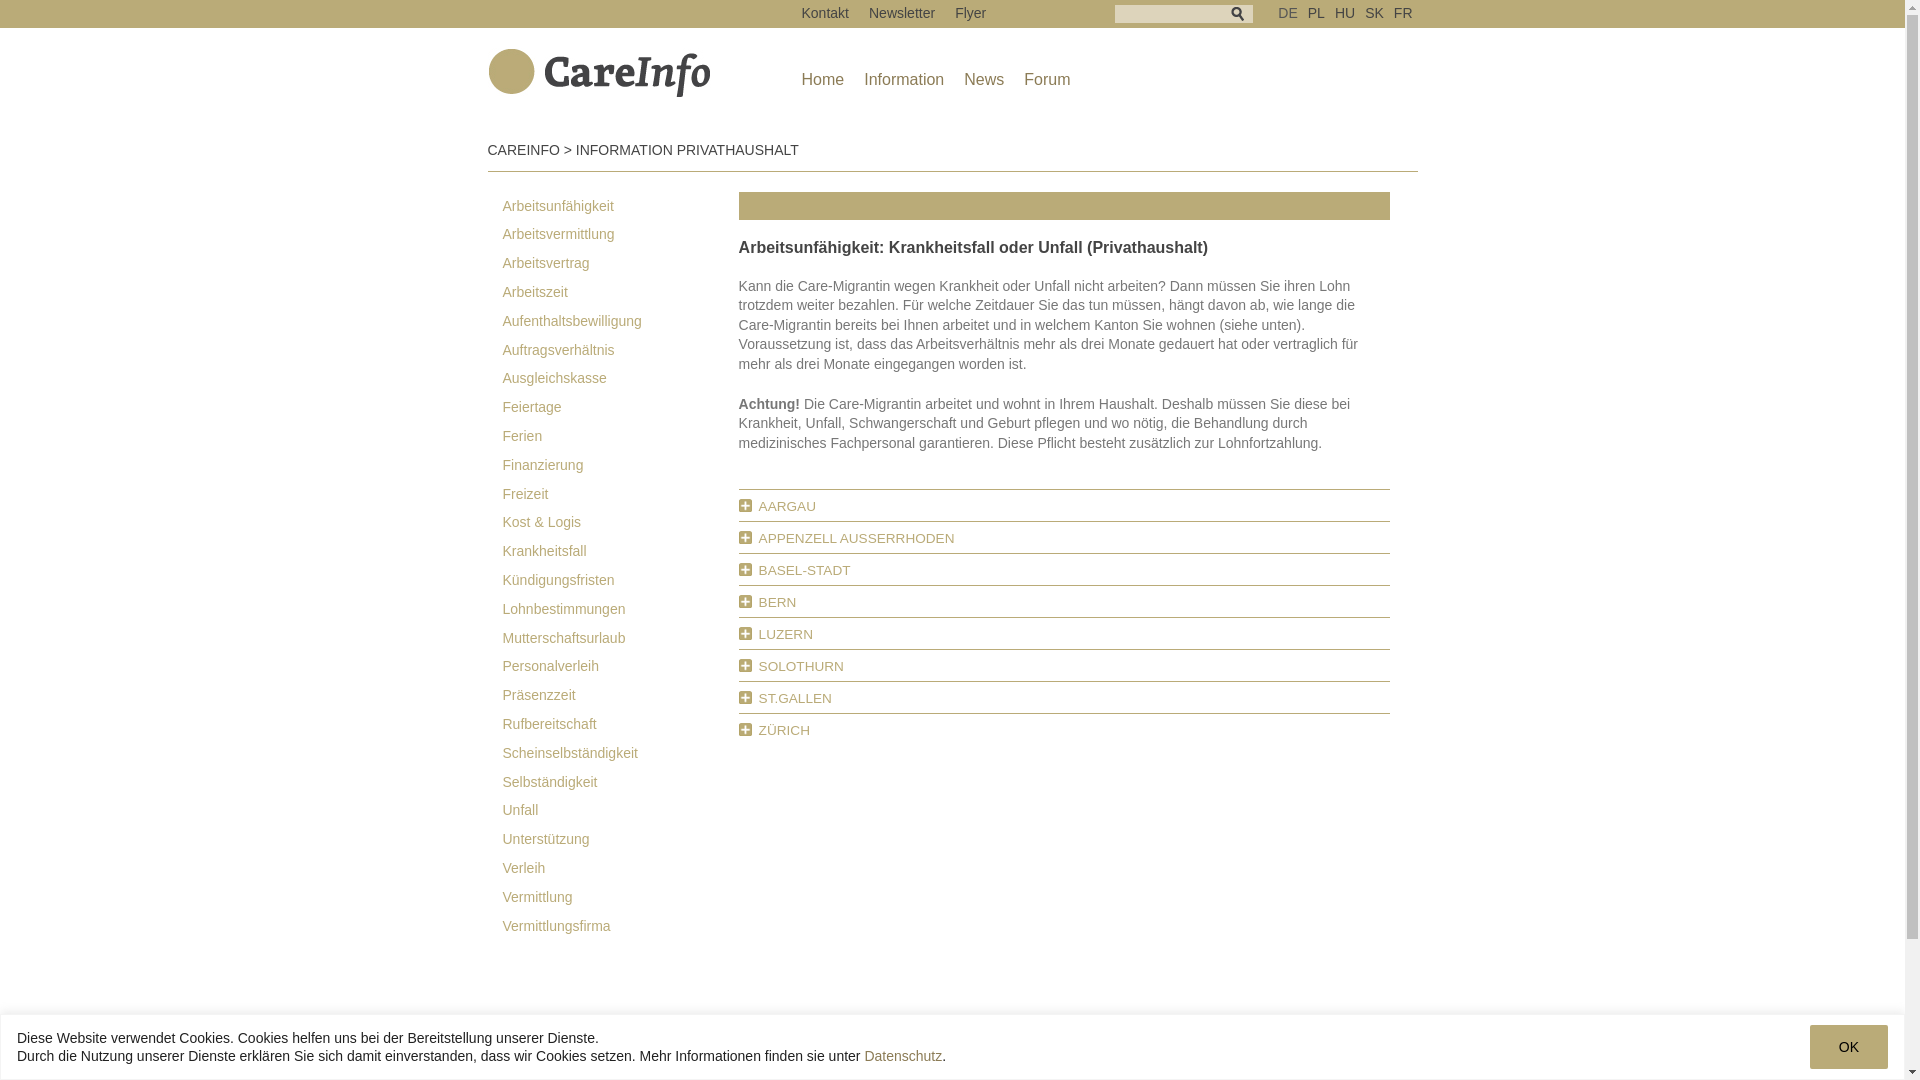 The width and height of the screenshot is (1920, 1080). Describe the element at coordinates (1045, 78) in the screenshot. I see `'Forum'` at that location.